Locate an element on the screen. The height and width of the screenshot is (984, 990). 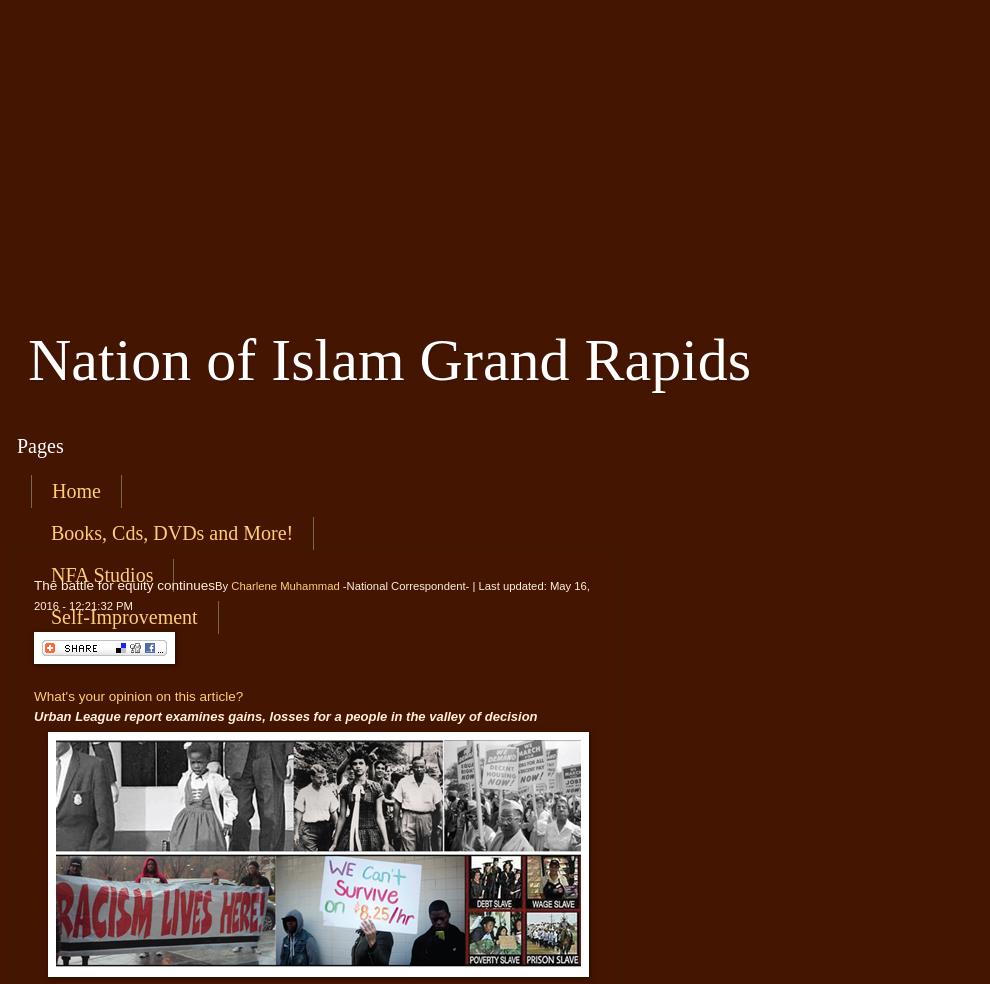
'Home' is located at coordinates (76, 490).